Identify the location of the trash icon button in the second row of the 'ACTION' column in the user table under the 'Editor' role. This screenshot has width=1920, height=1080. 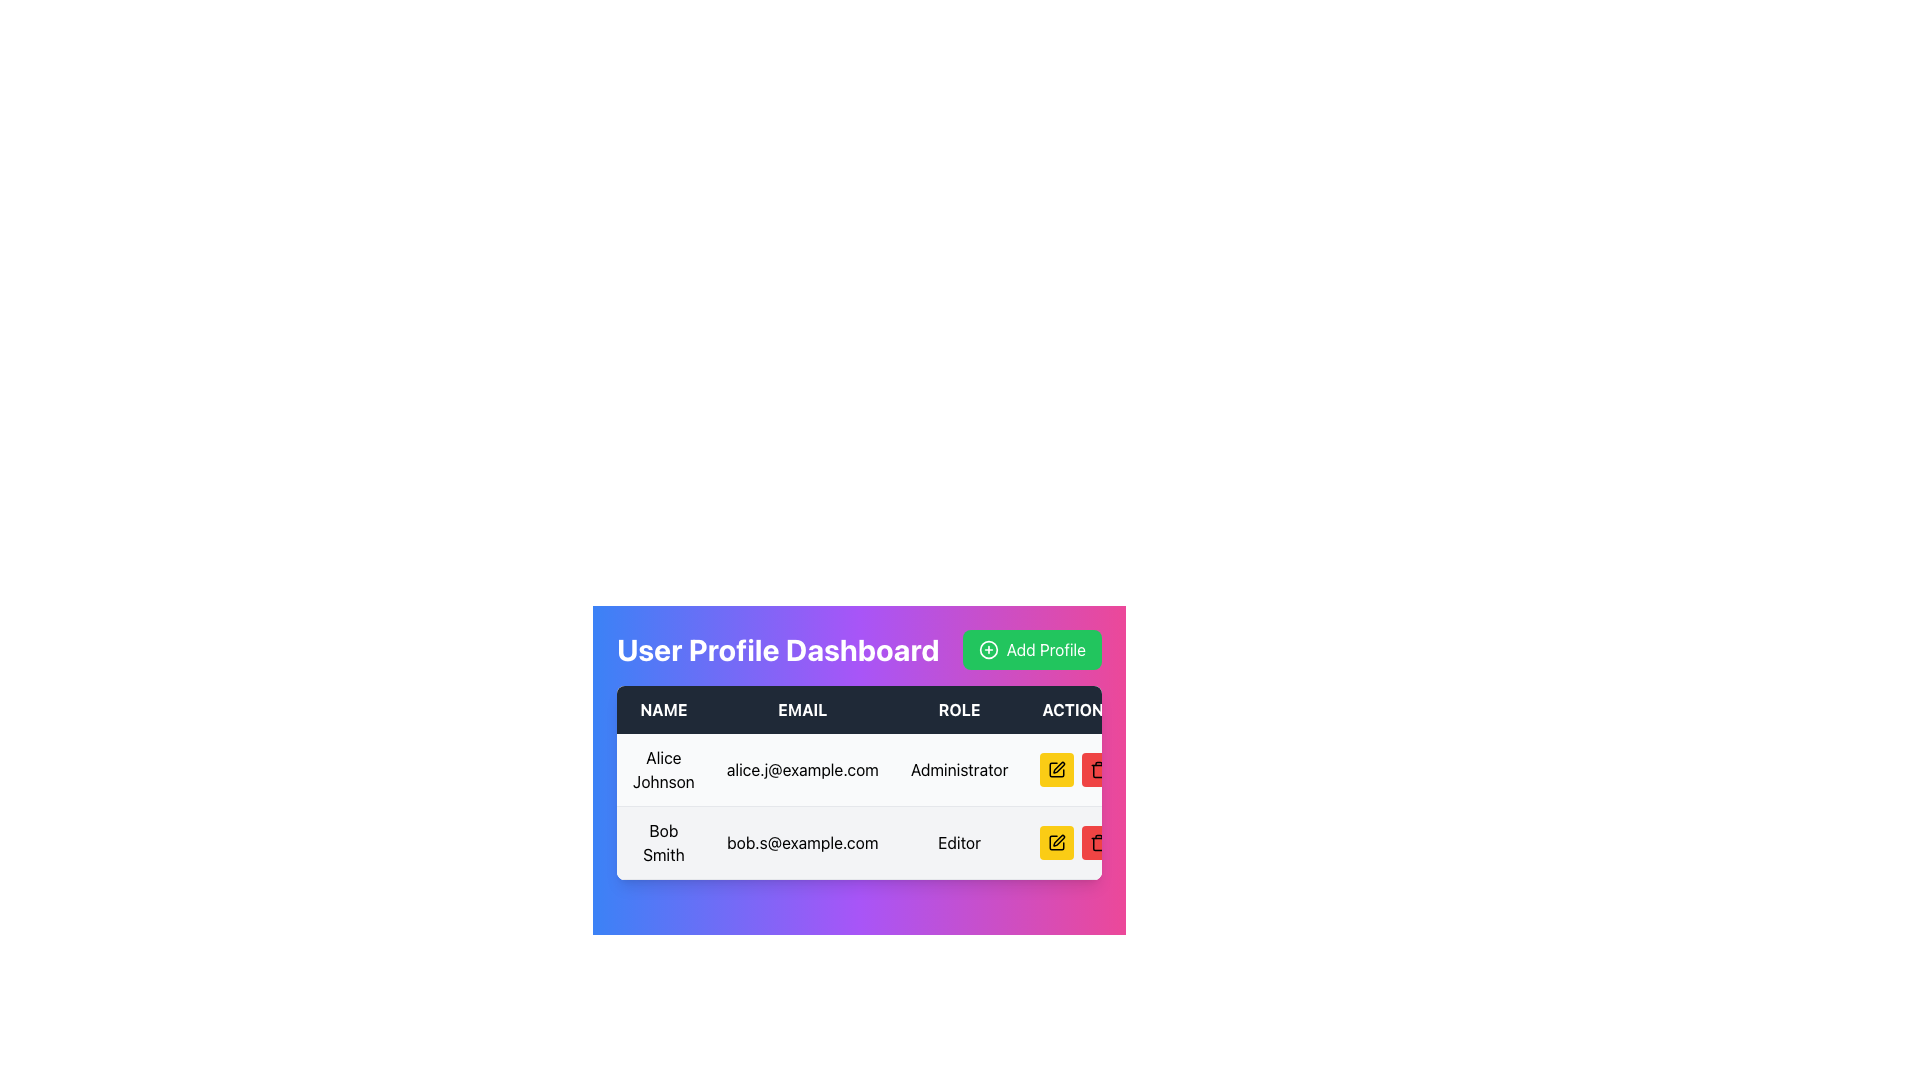
(1098, 843).